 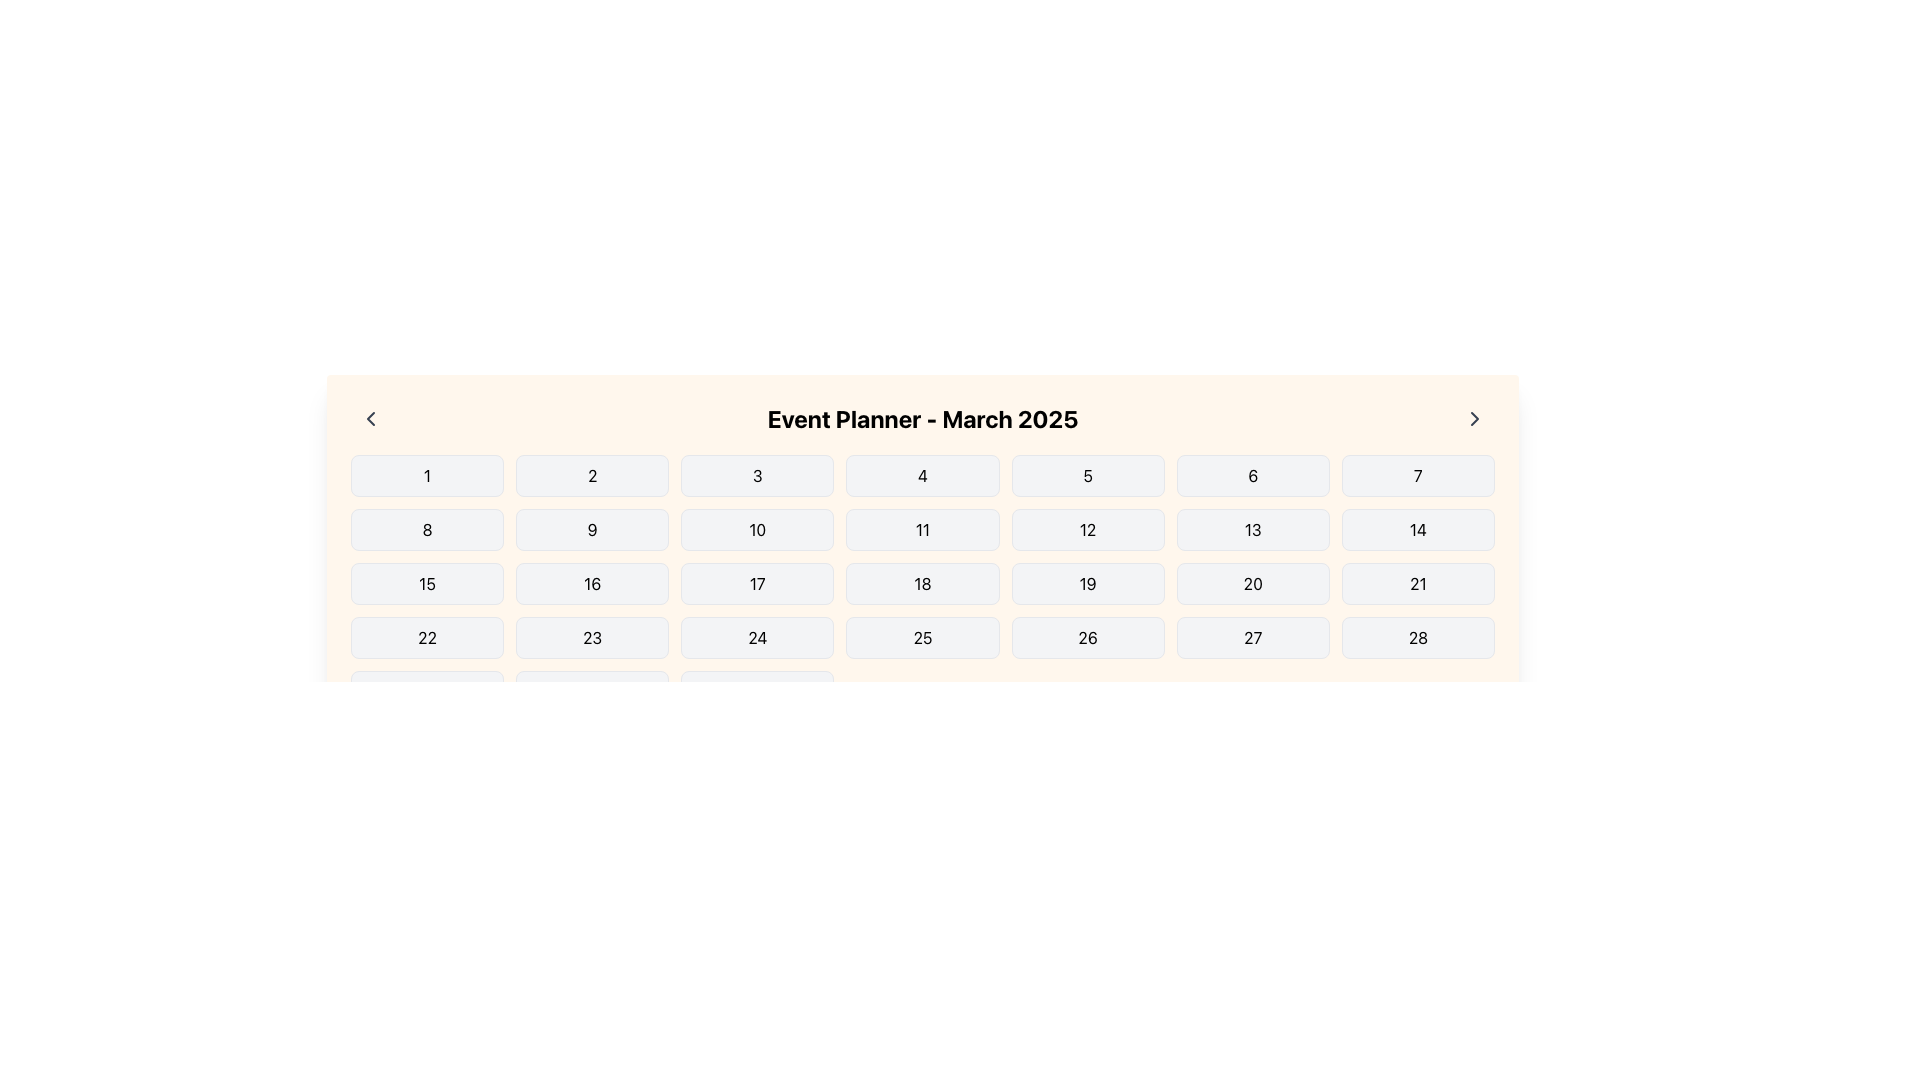 What do you see at coordinates (426, 637) in the screenshot?
I see `the static text representing the date entry (22nd) in the fourth row and fourth column of the calendar interface` at bounding box center [426, 637].